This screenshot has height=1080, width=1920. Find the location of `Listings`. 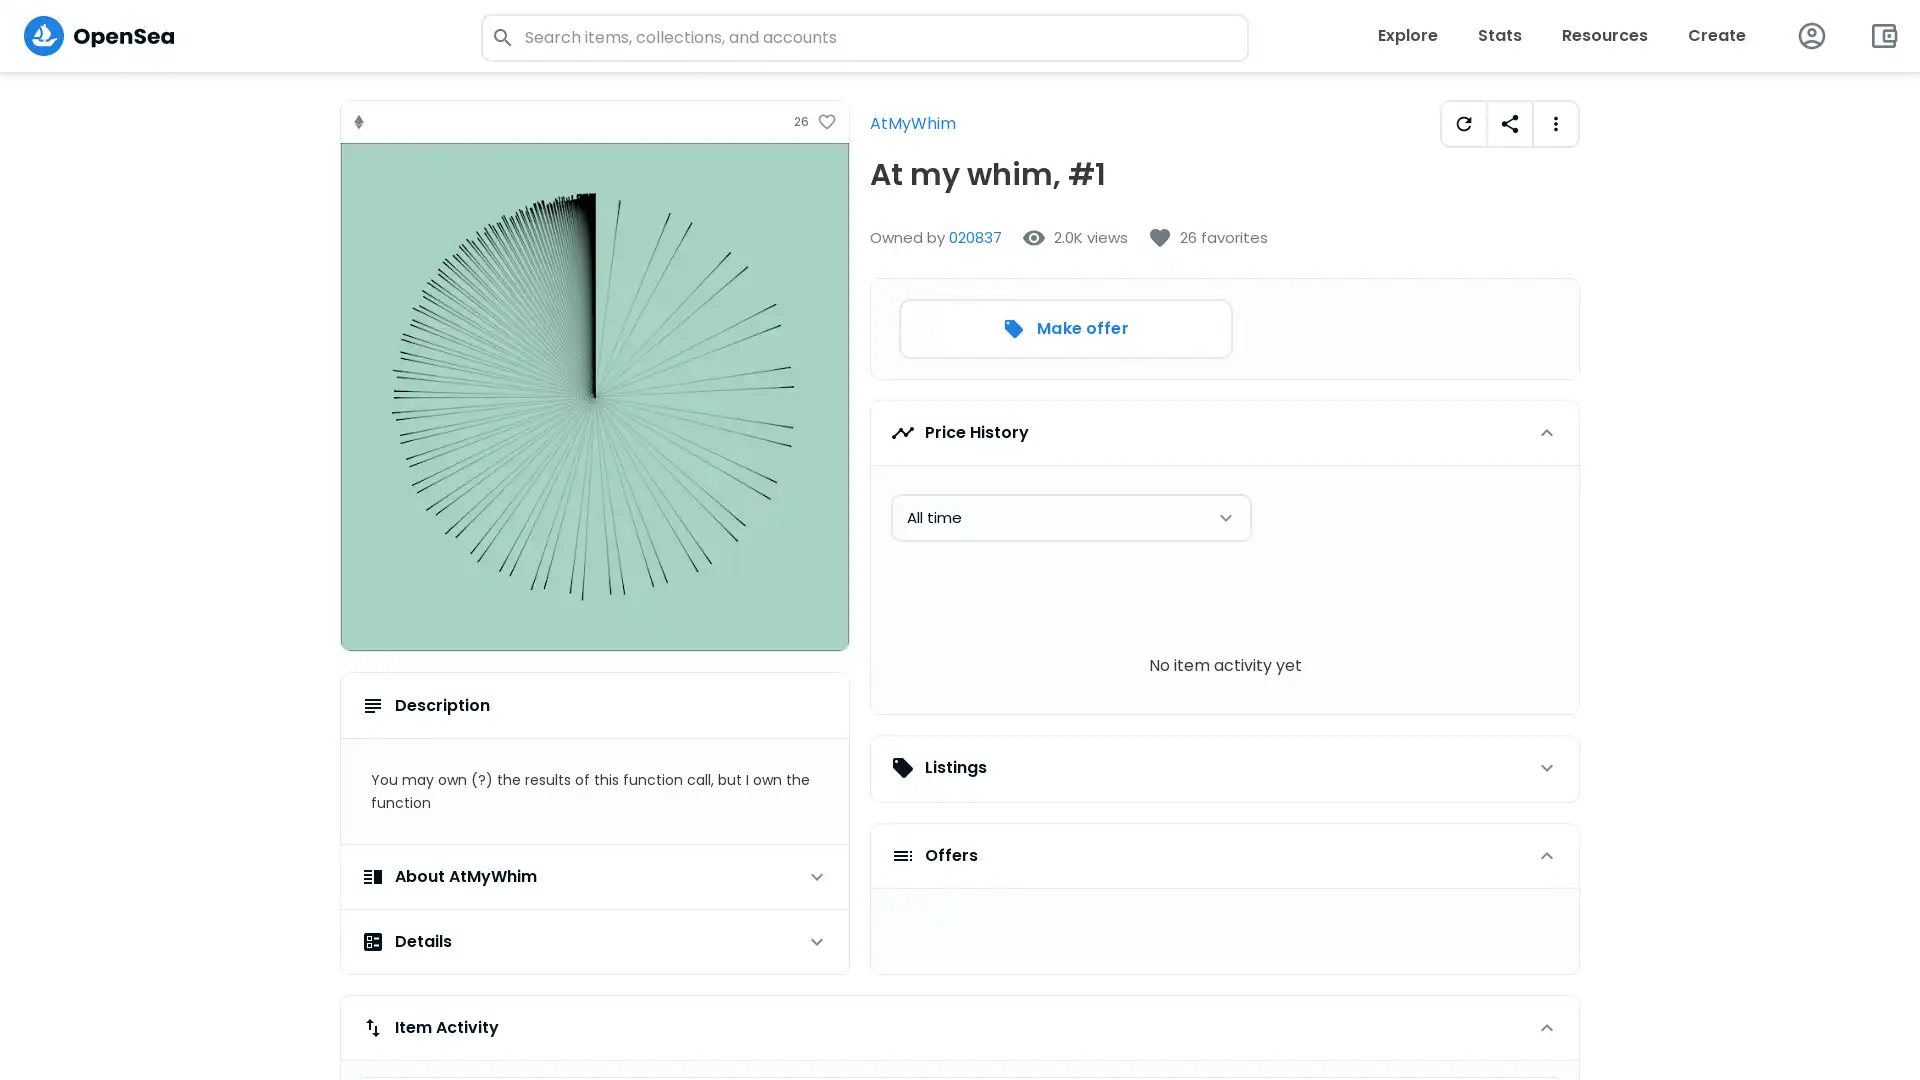

Listings is located at coordinates (1223, 766).